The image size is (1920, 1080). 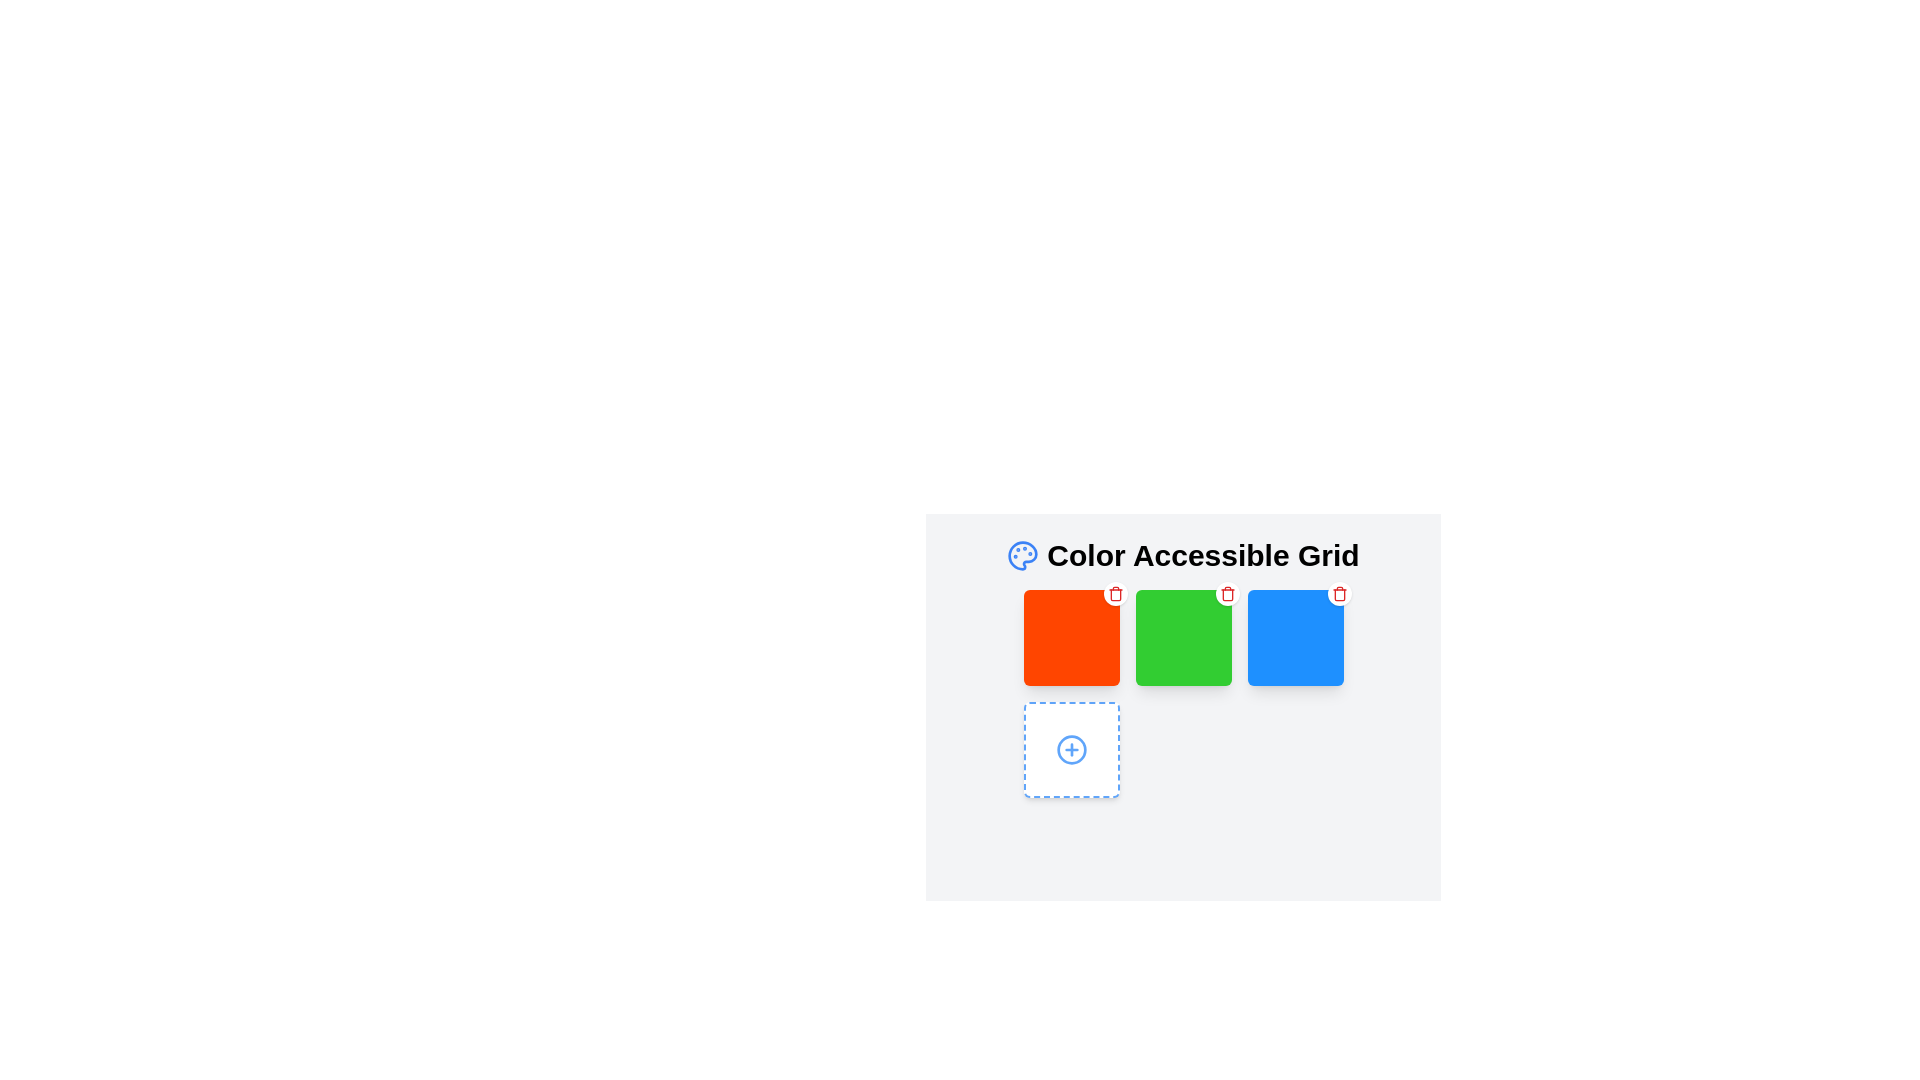 I want to click on the third interactive grid item, which is a blue square, so click(x=1295, y=637).